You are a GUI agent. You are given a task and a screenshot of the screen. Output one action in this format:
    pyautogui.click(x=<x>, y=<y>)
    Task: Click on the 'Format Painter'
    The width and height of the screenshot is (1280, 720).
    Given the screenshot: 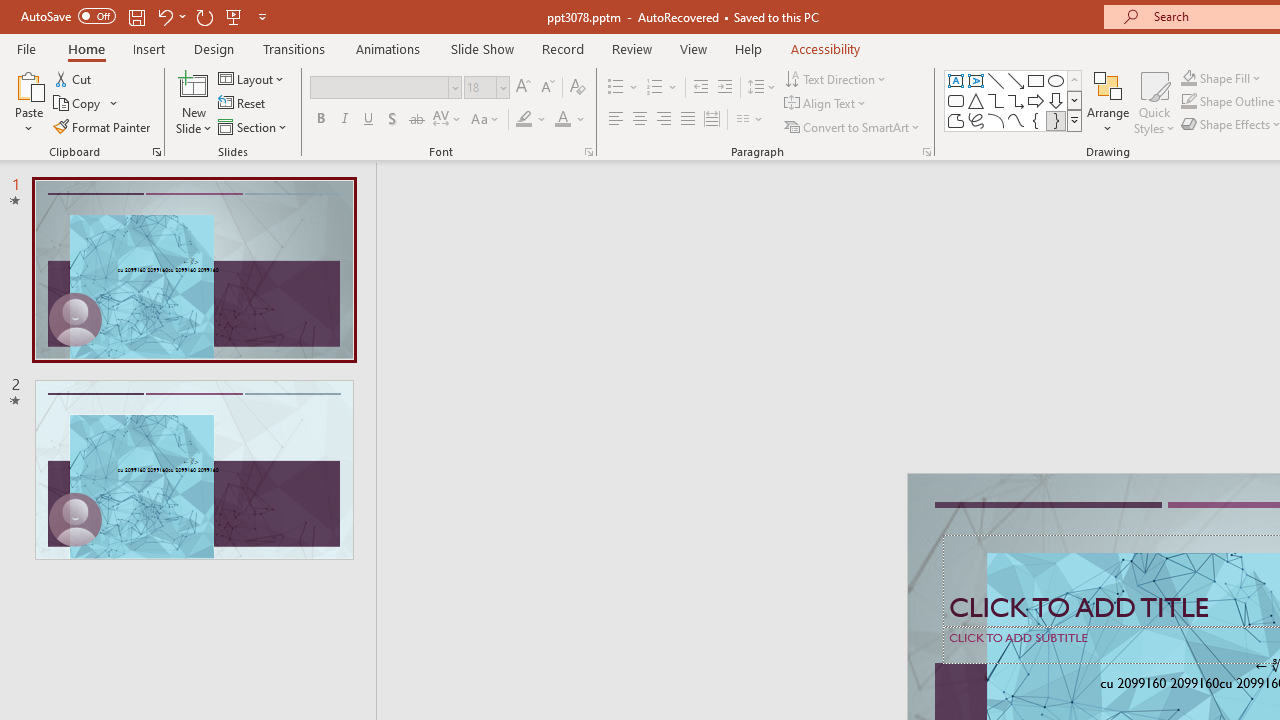 What is the action you would take?
    pyautogui.click(x=102, y=127)
    